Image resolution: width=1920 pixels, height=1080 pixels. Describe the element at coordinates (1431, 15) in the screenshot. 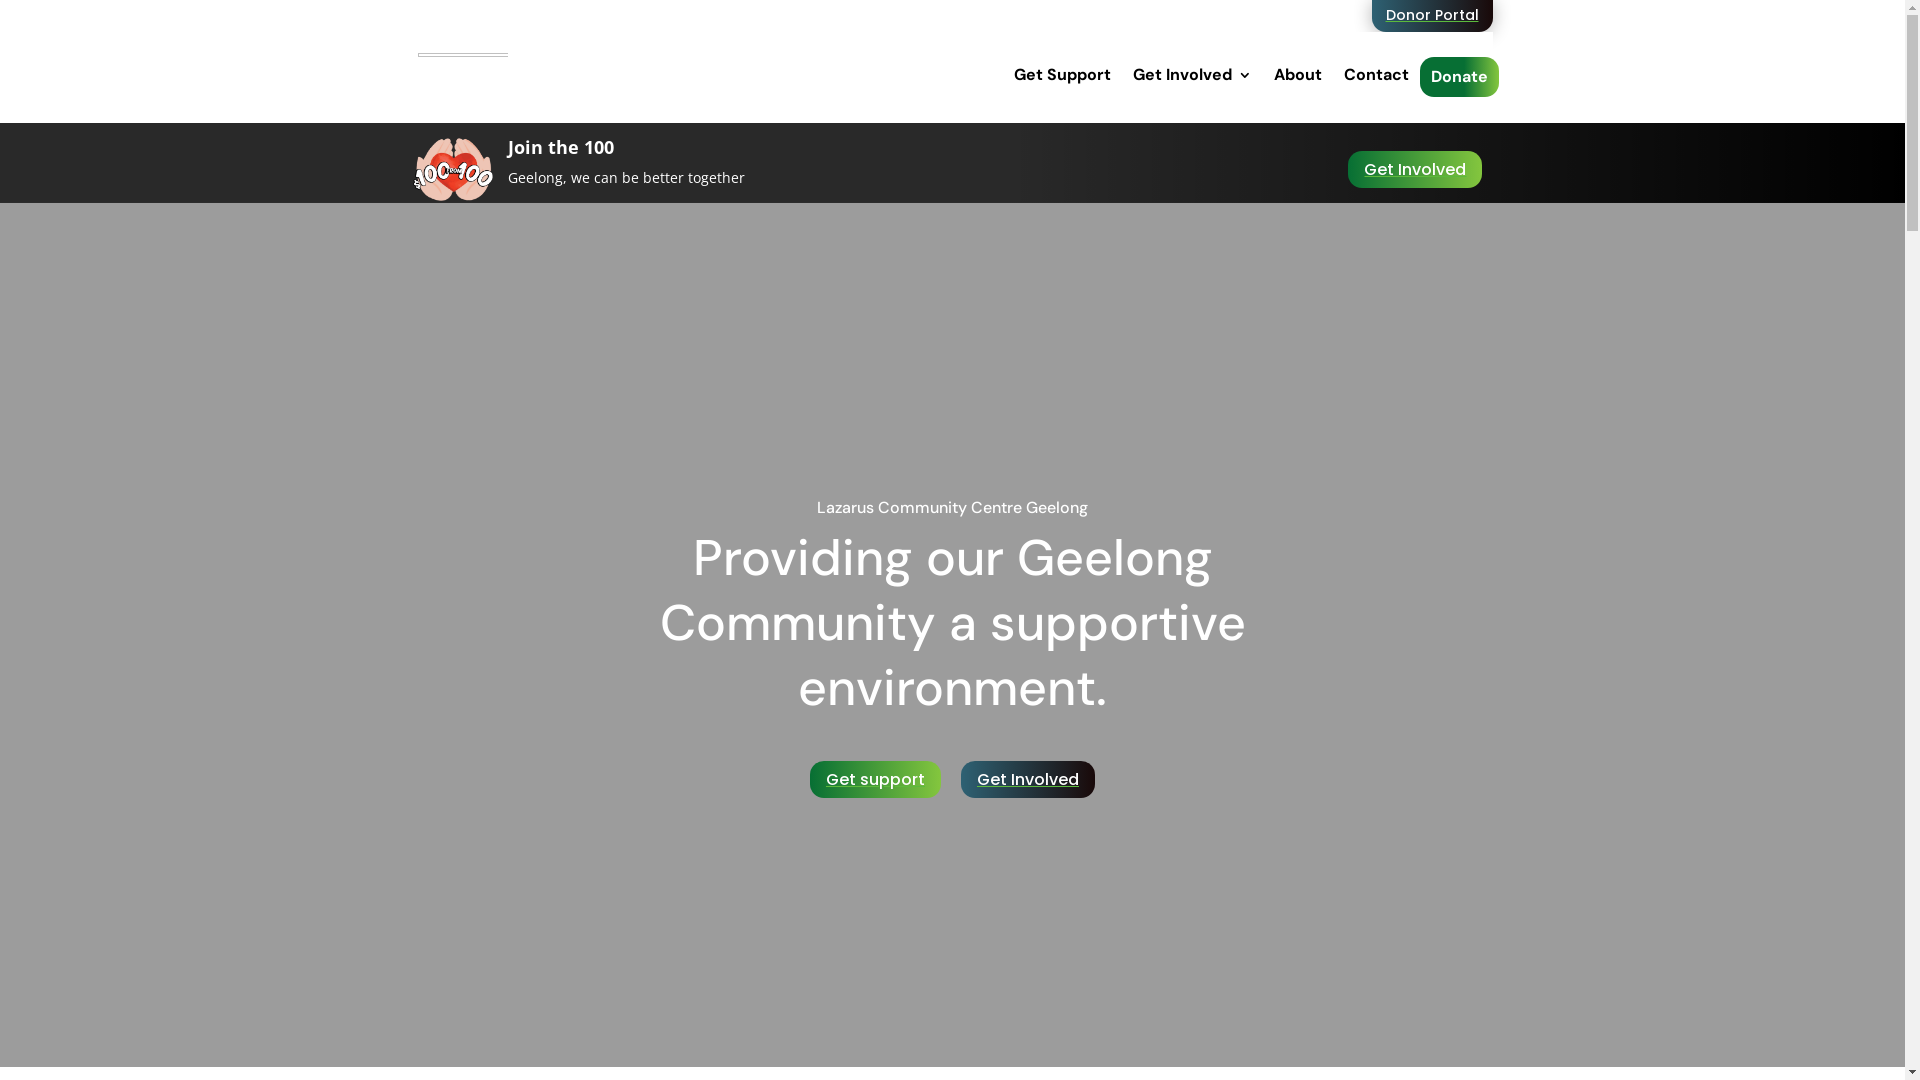

I see `'Donor Portal'` at that location.